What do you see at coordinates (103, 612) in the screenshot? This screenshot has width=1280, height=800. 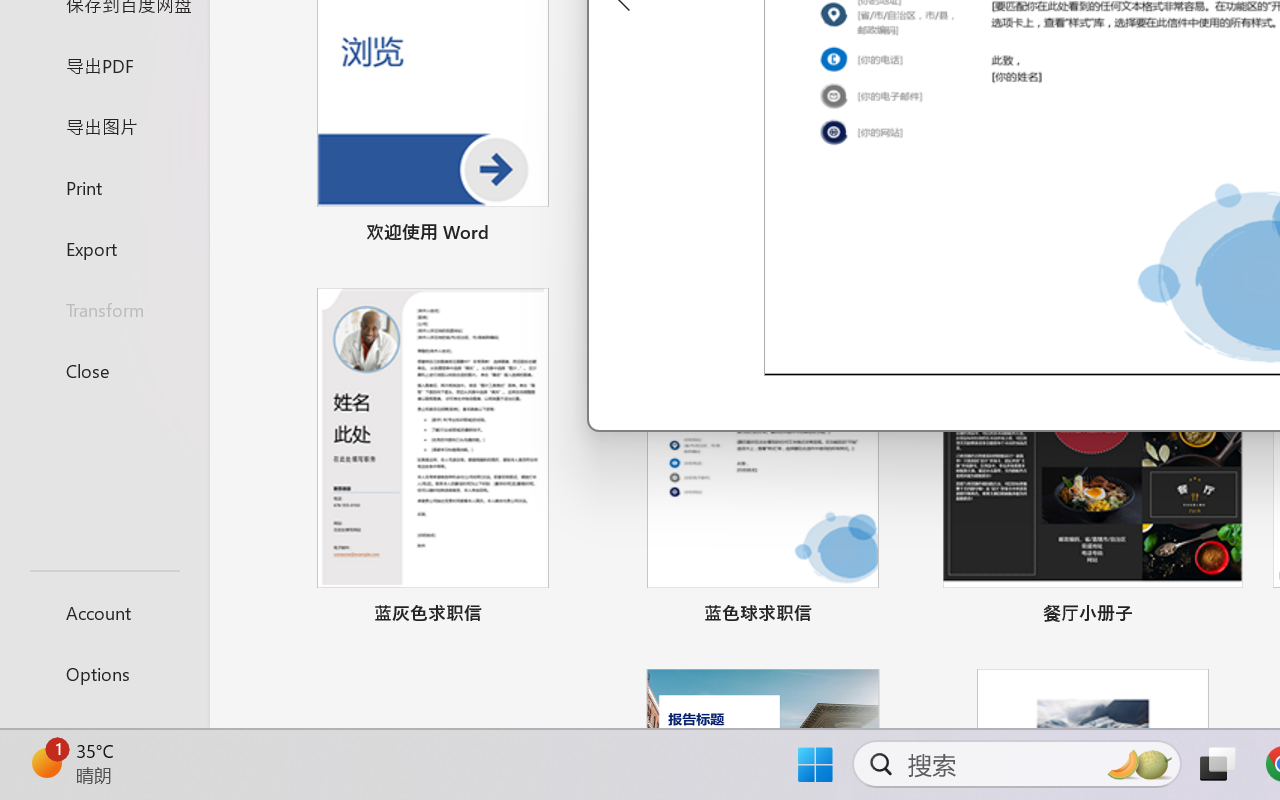 I see `'Account'` at bounding box center [103, 612].